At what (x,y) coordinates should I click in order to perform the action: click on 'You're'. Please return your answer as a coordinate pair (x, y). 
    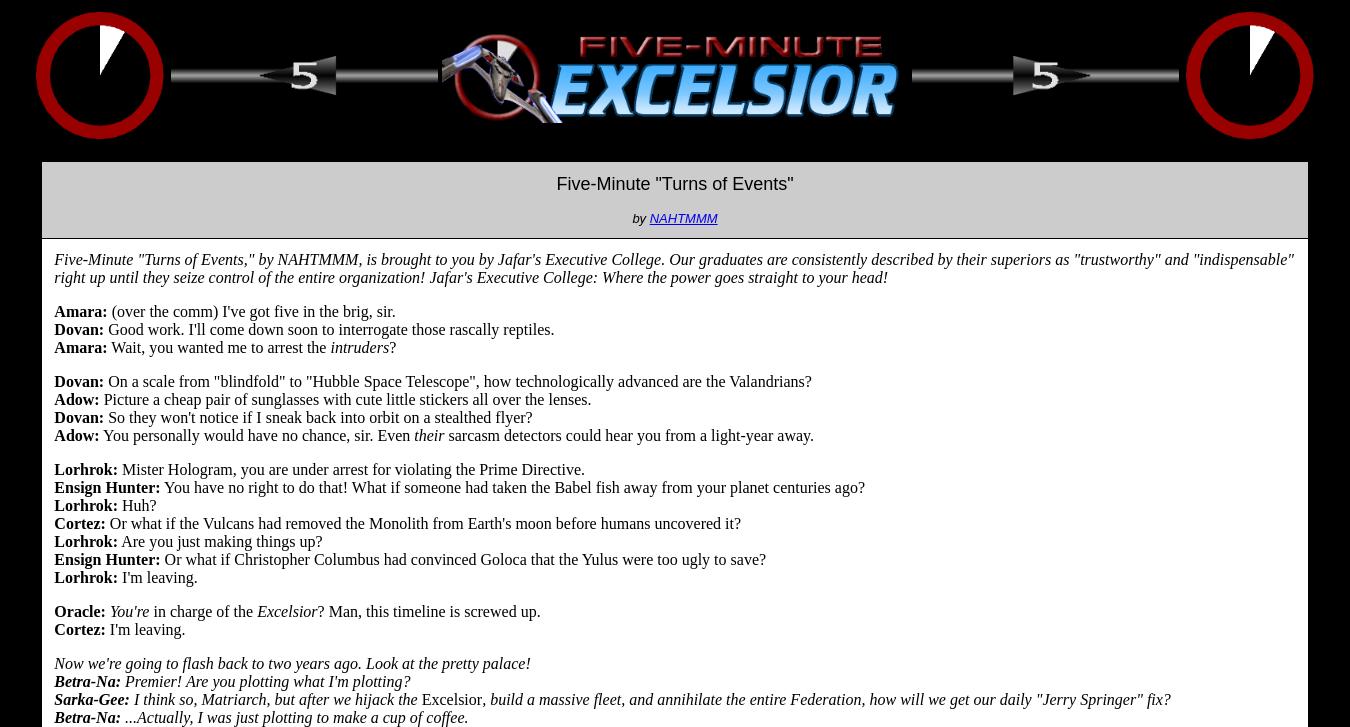
    Looking at the image, I should click on (129, 609).